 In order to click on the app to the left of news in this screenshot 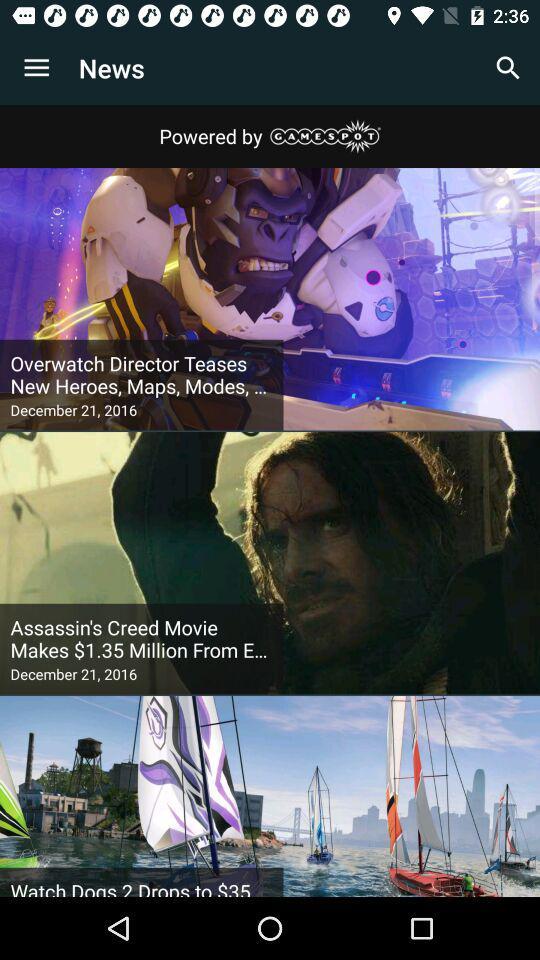, I will do `click(36, 68)`.